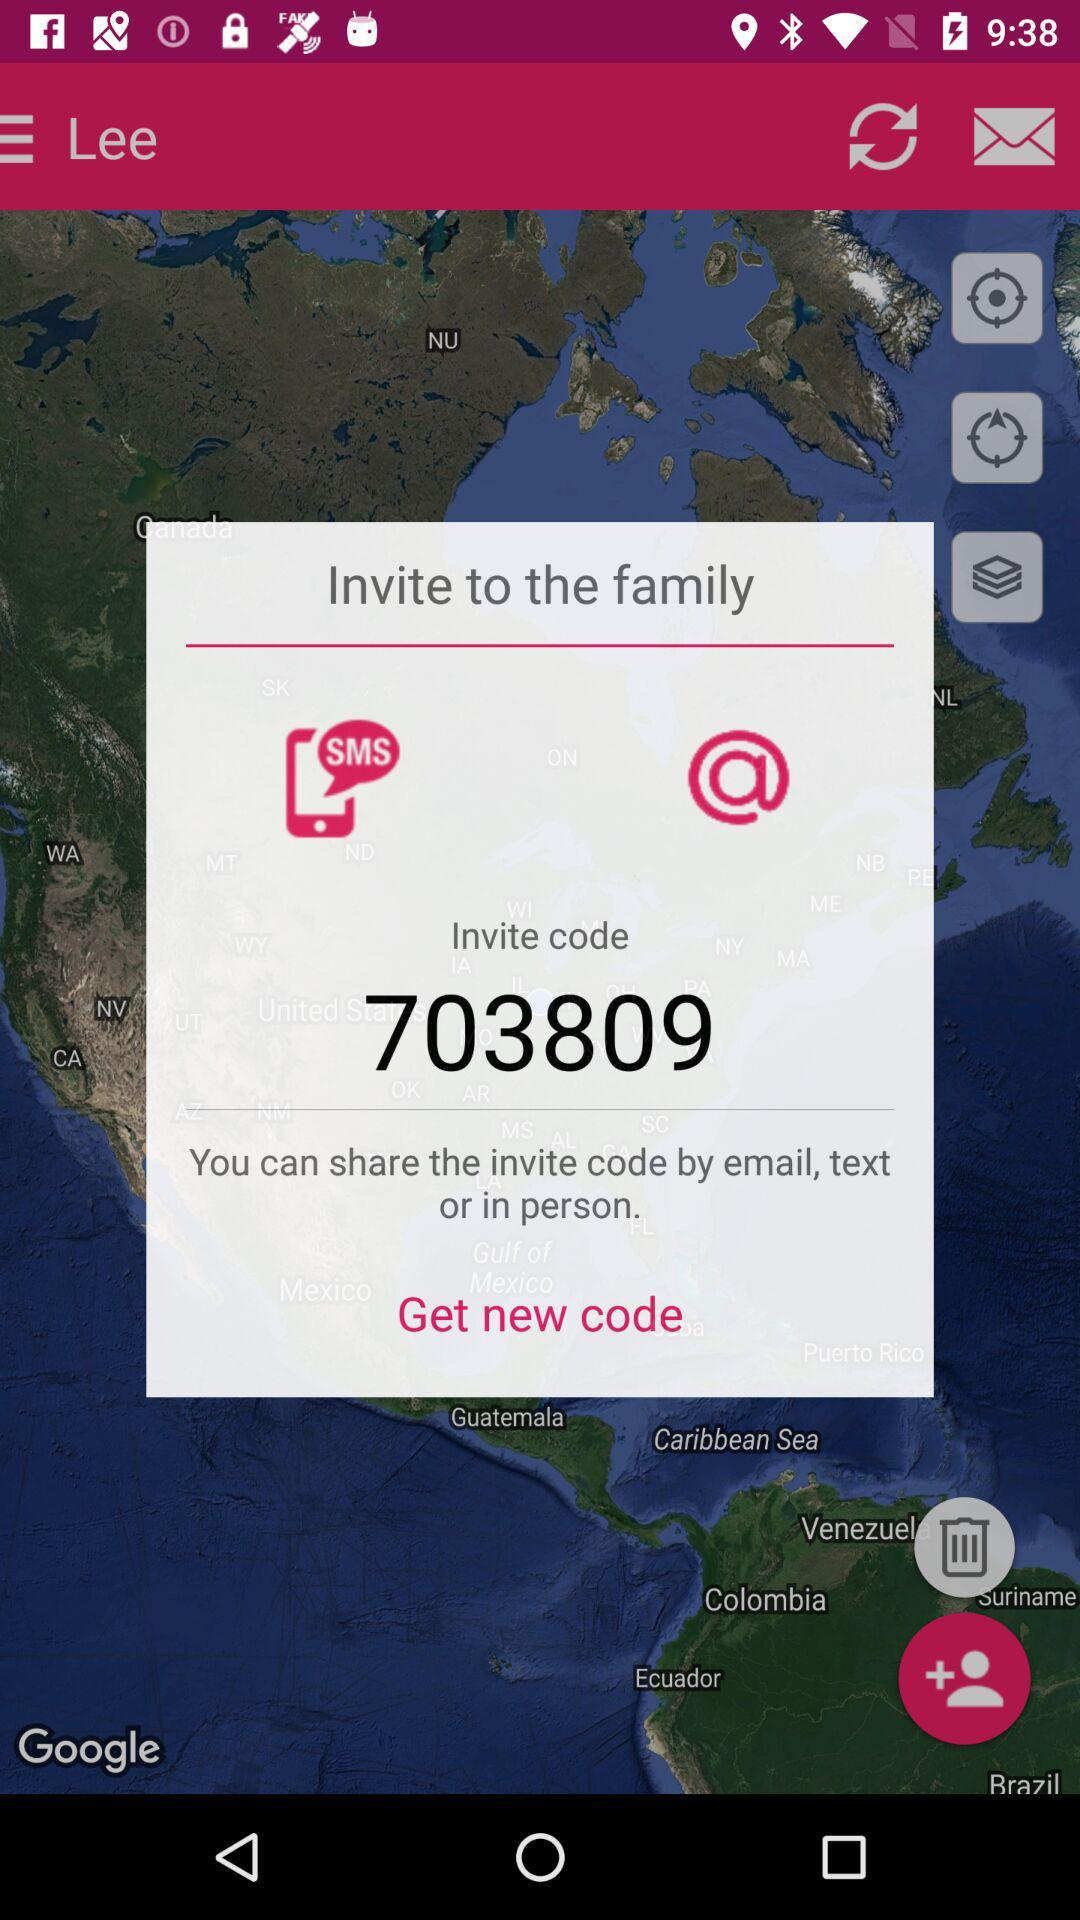 This screenshot has height=1920, width=1080. What do you see at coordinates (1014, 135) in the screenshot?
I see `mail` at bounding box center [1014, 135].